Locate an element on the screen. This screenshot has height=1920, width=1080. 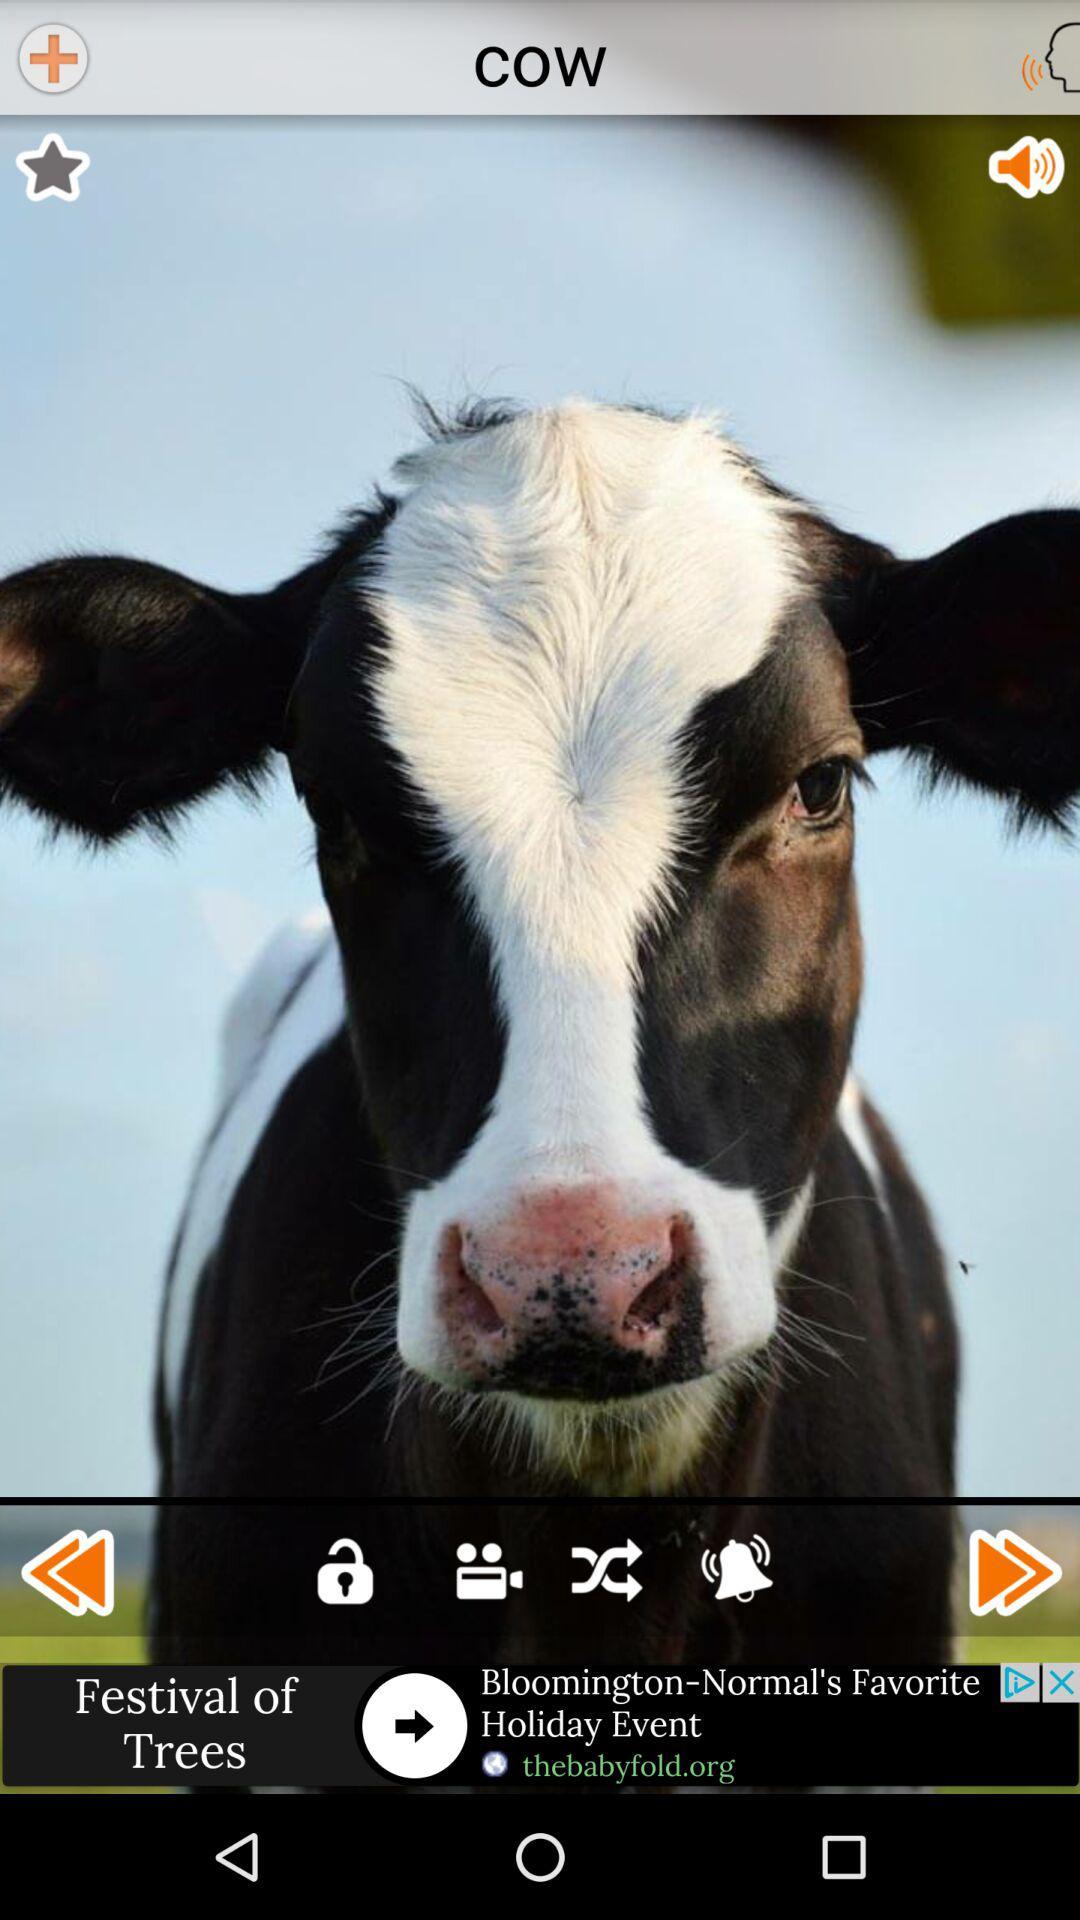
the icon below the cow is located at coordinates (51, 167).